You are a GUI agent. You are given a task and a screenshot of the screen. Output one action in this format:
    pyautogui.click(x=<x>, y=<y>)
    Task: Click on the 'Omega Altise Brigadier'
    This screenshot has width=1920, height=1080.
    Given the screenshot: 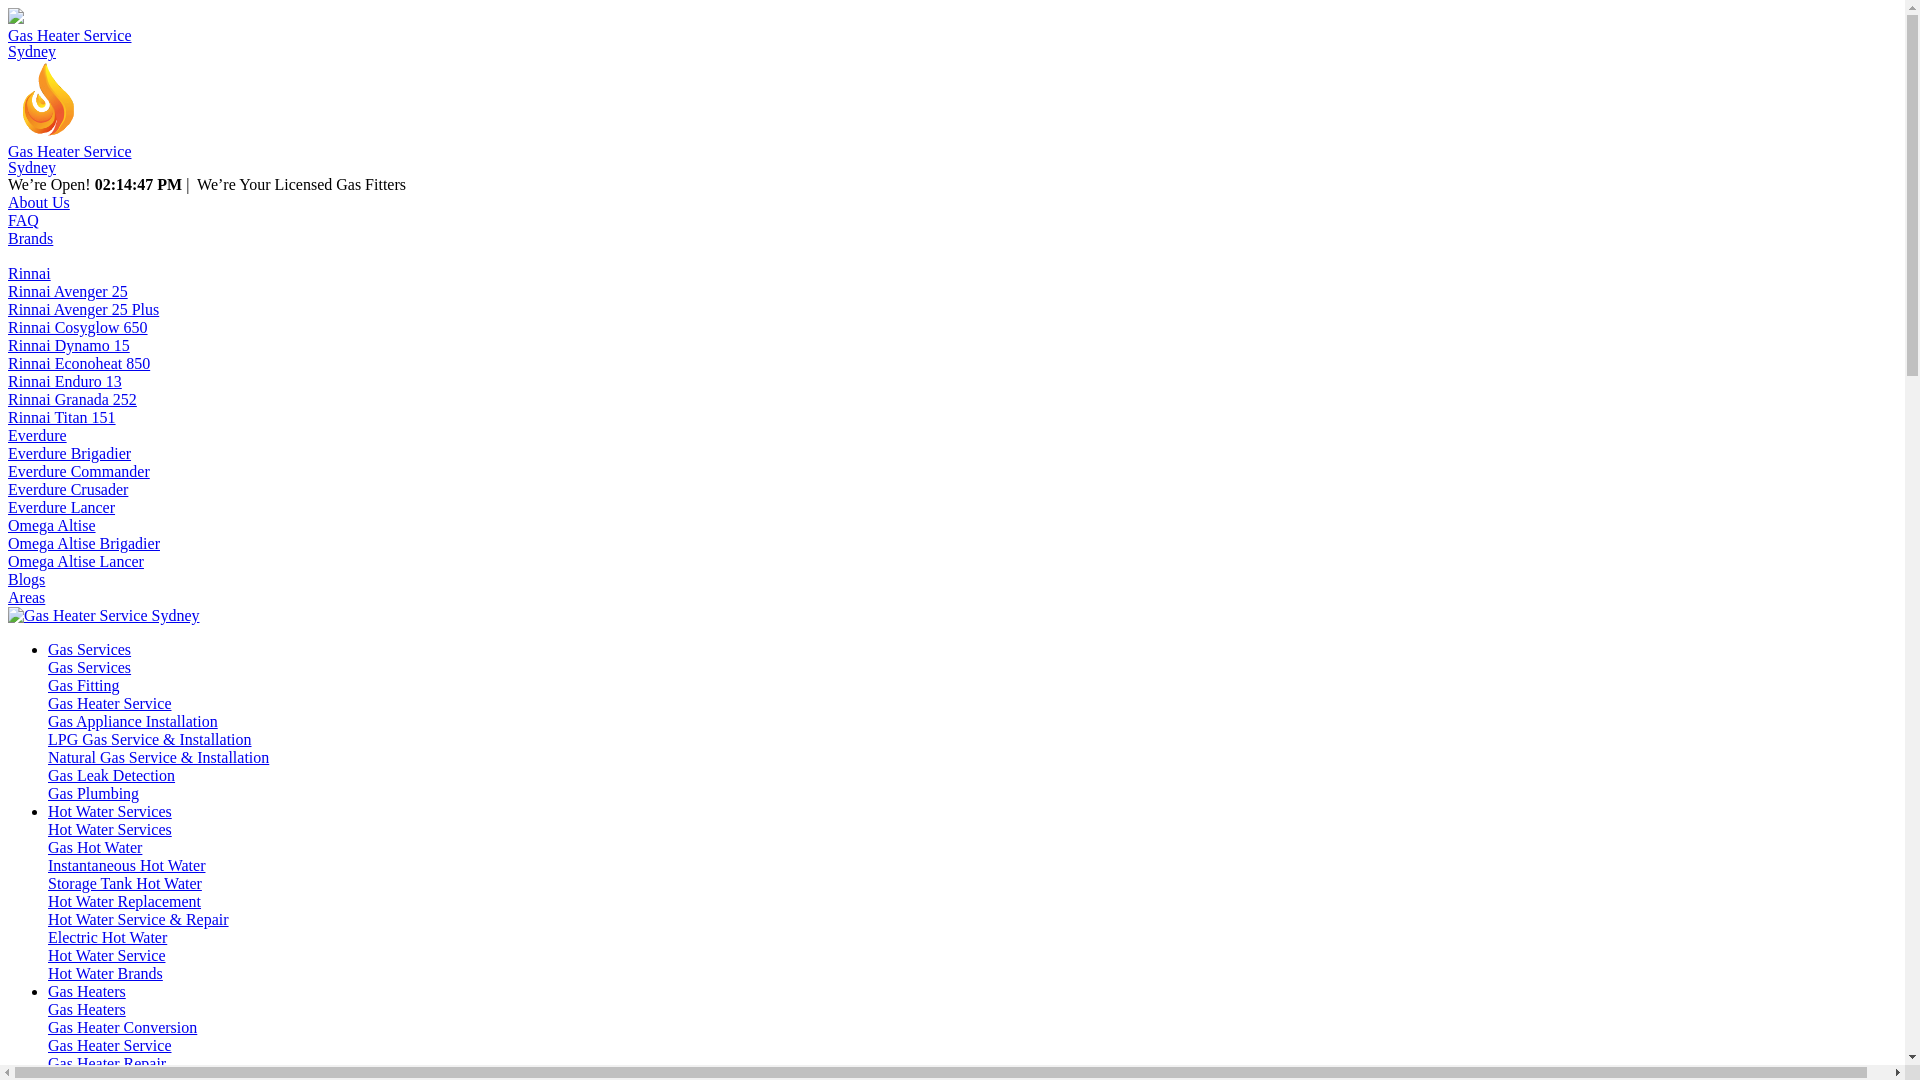 What is the action you would take?
    pyautogui.click(x=82, y=543)
    